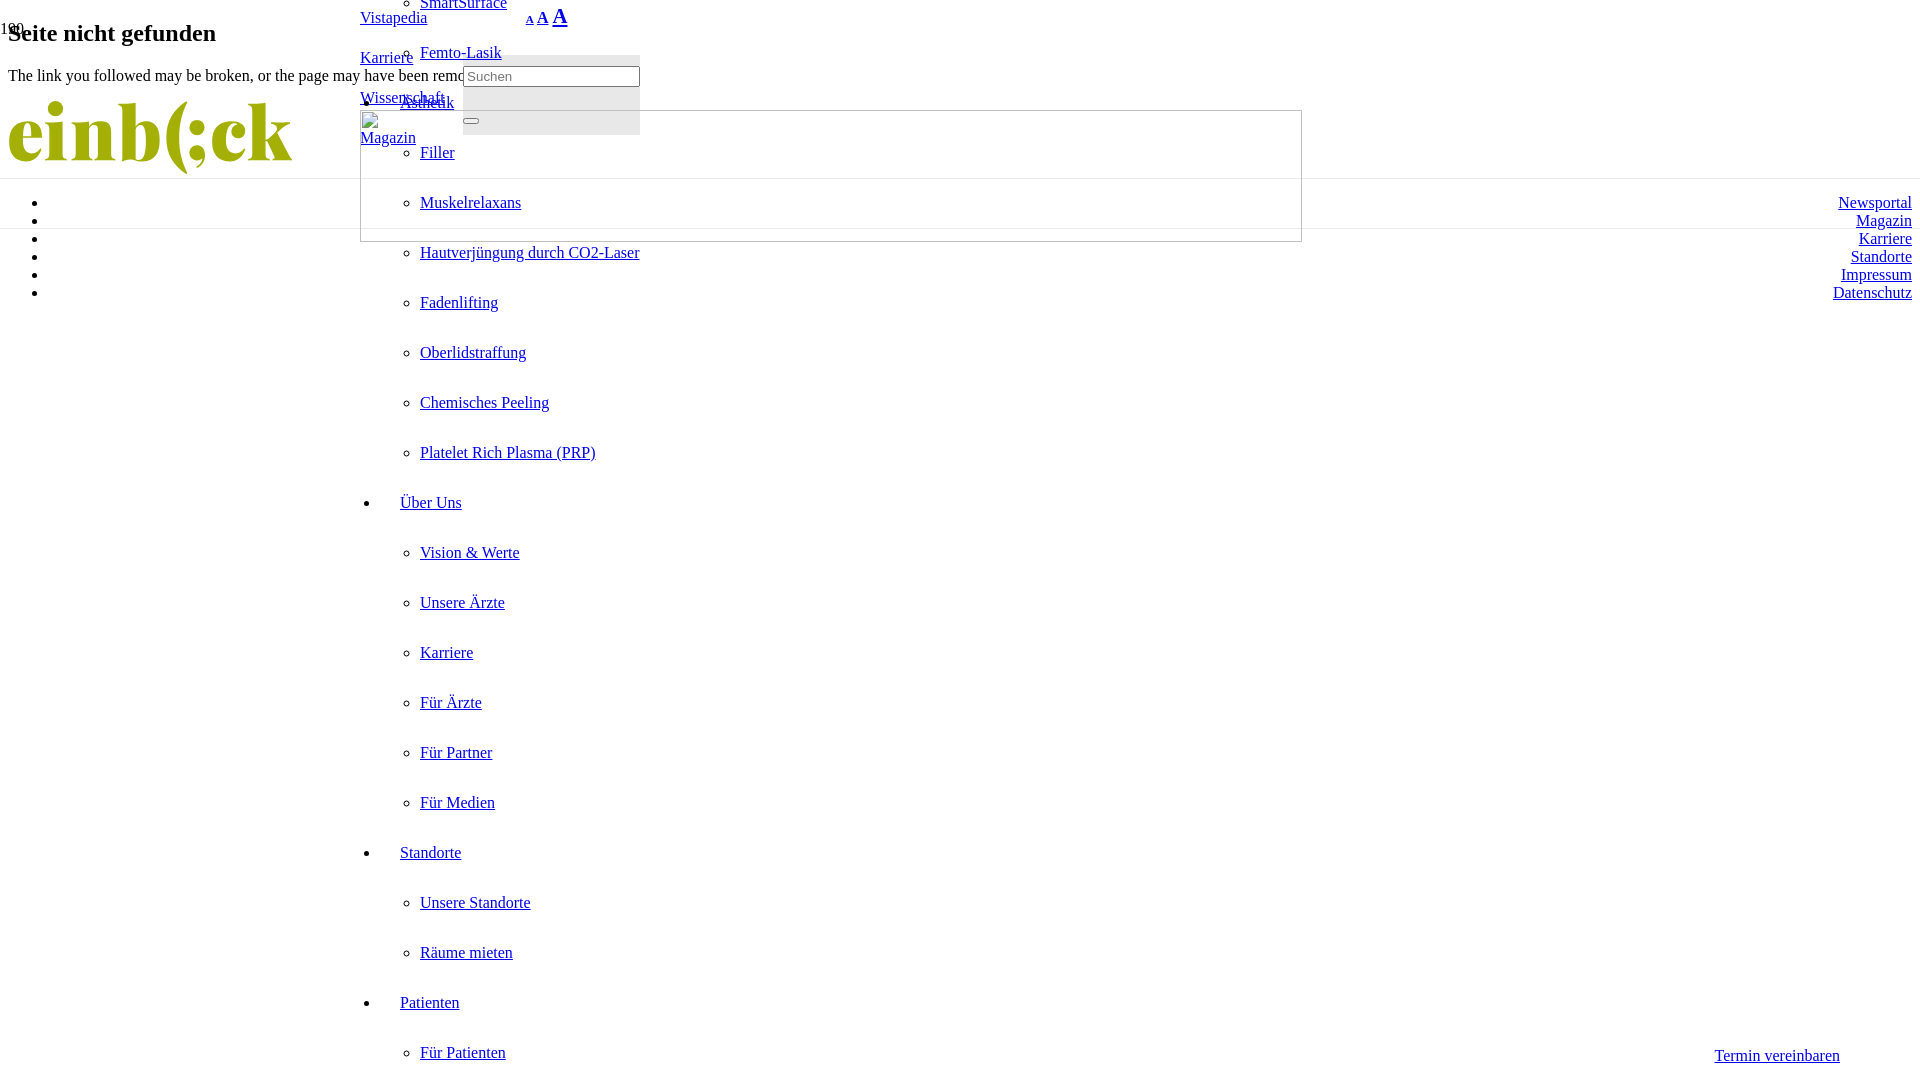 The width and height of the screenshot is (1920, 1080). Describe the element at coordinates (429, 852) in the screenshot. I see `'Standorte'` at that location.